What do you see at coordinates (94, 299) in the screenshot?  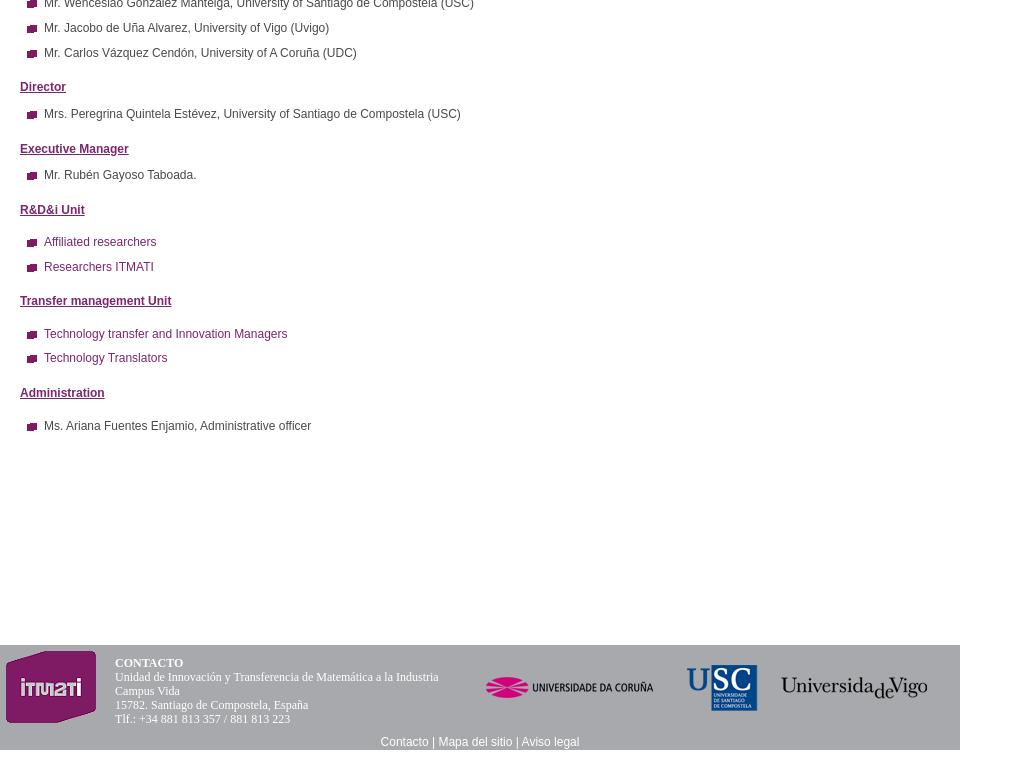 I see `'Transfer management Unit'` at bounding box center [94, 299].